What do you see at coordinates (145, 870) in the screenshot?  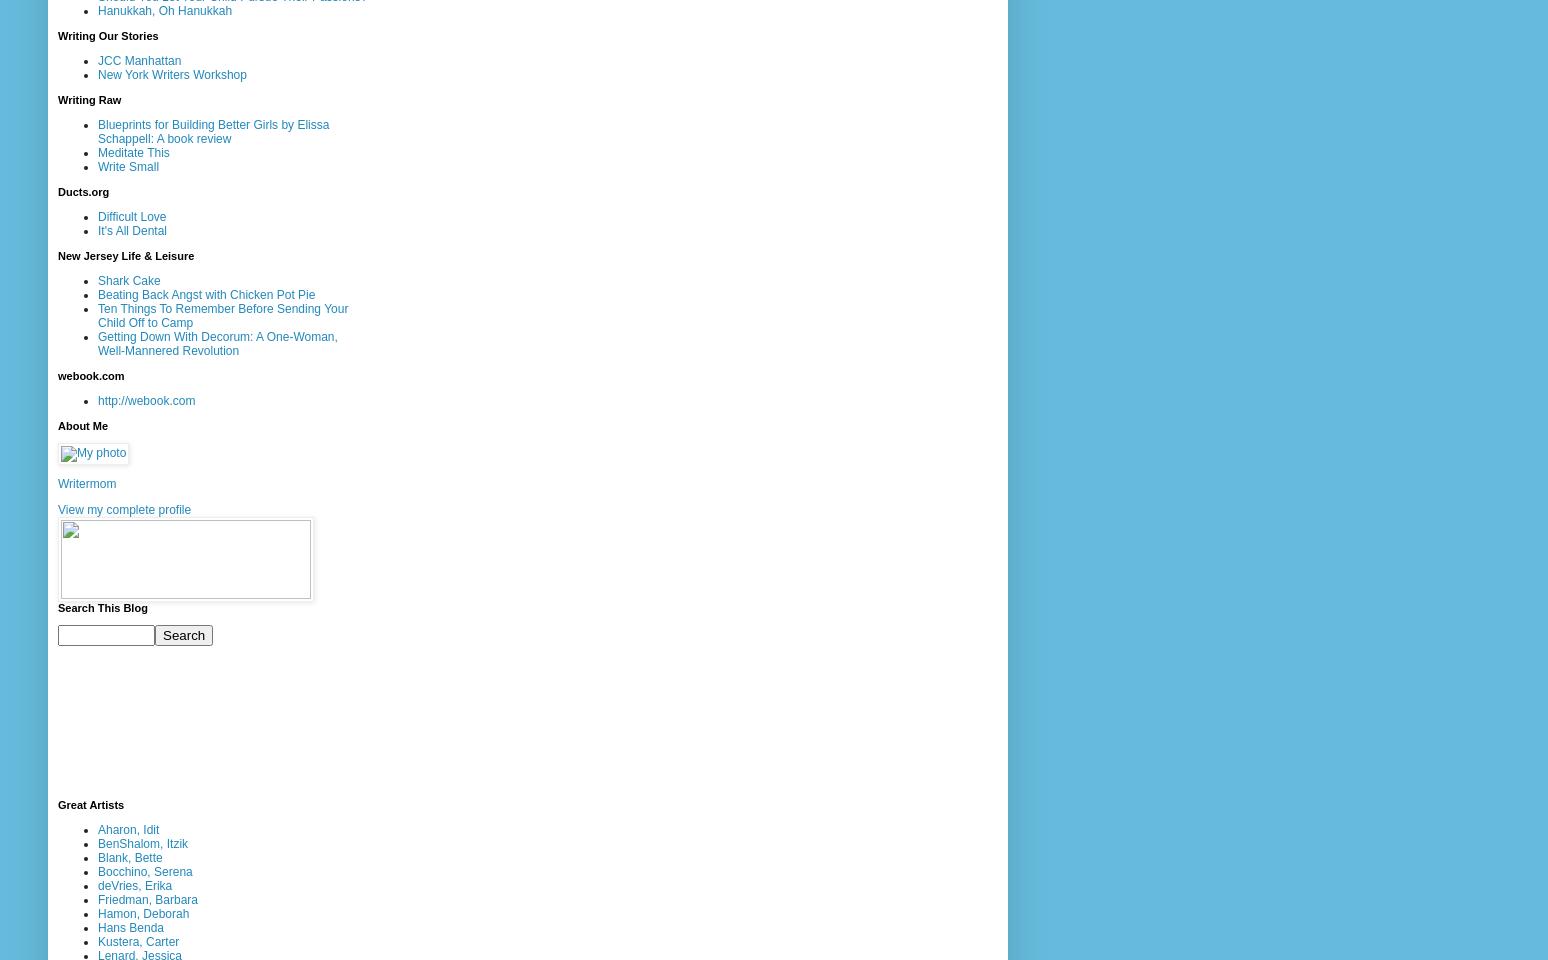 I see `'Bocchino, Serena'` at bounding box center [145, 870].